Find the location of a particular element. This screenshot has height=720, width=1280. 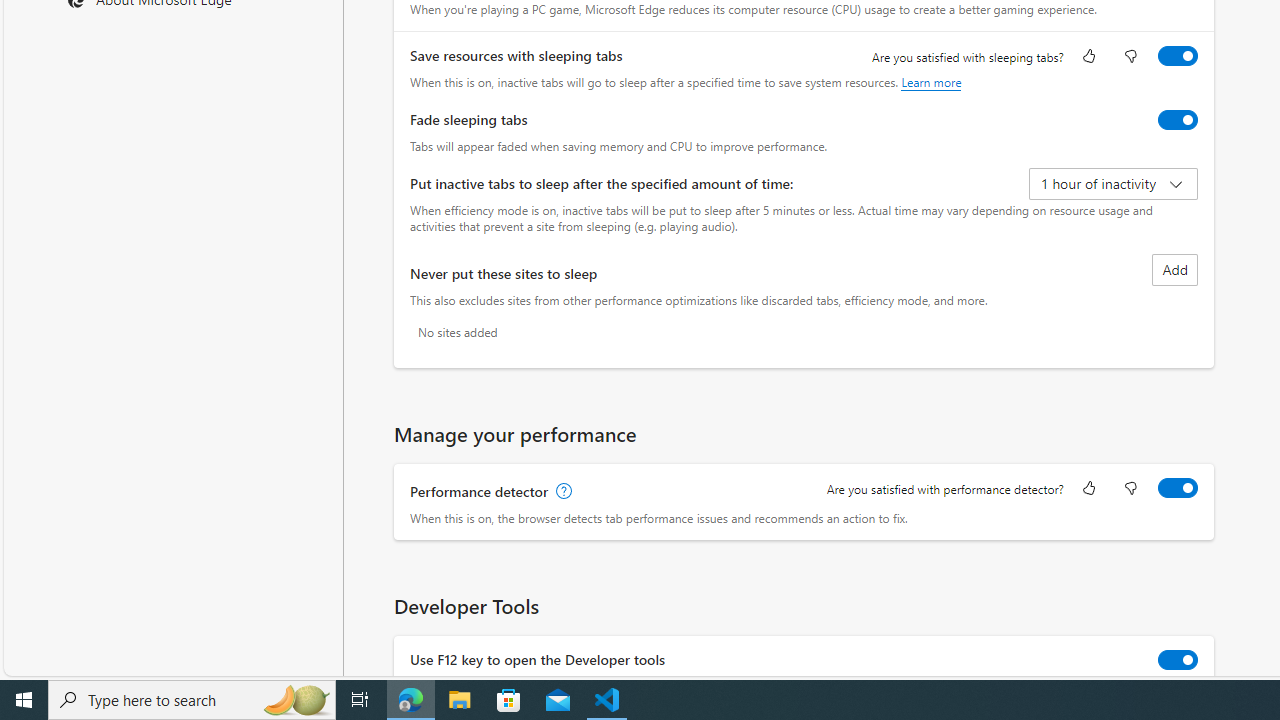

'Type here to search' is located at coordinates (192, 698).